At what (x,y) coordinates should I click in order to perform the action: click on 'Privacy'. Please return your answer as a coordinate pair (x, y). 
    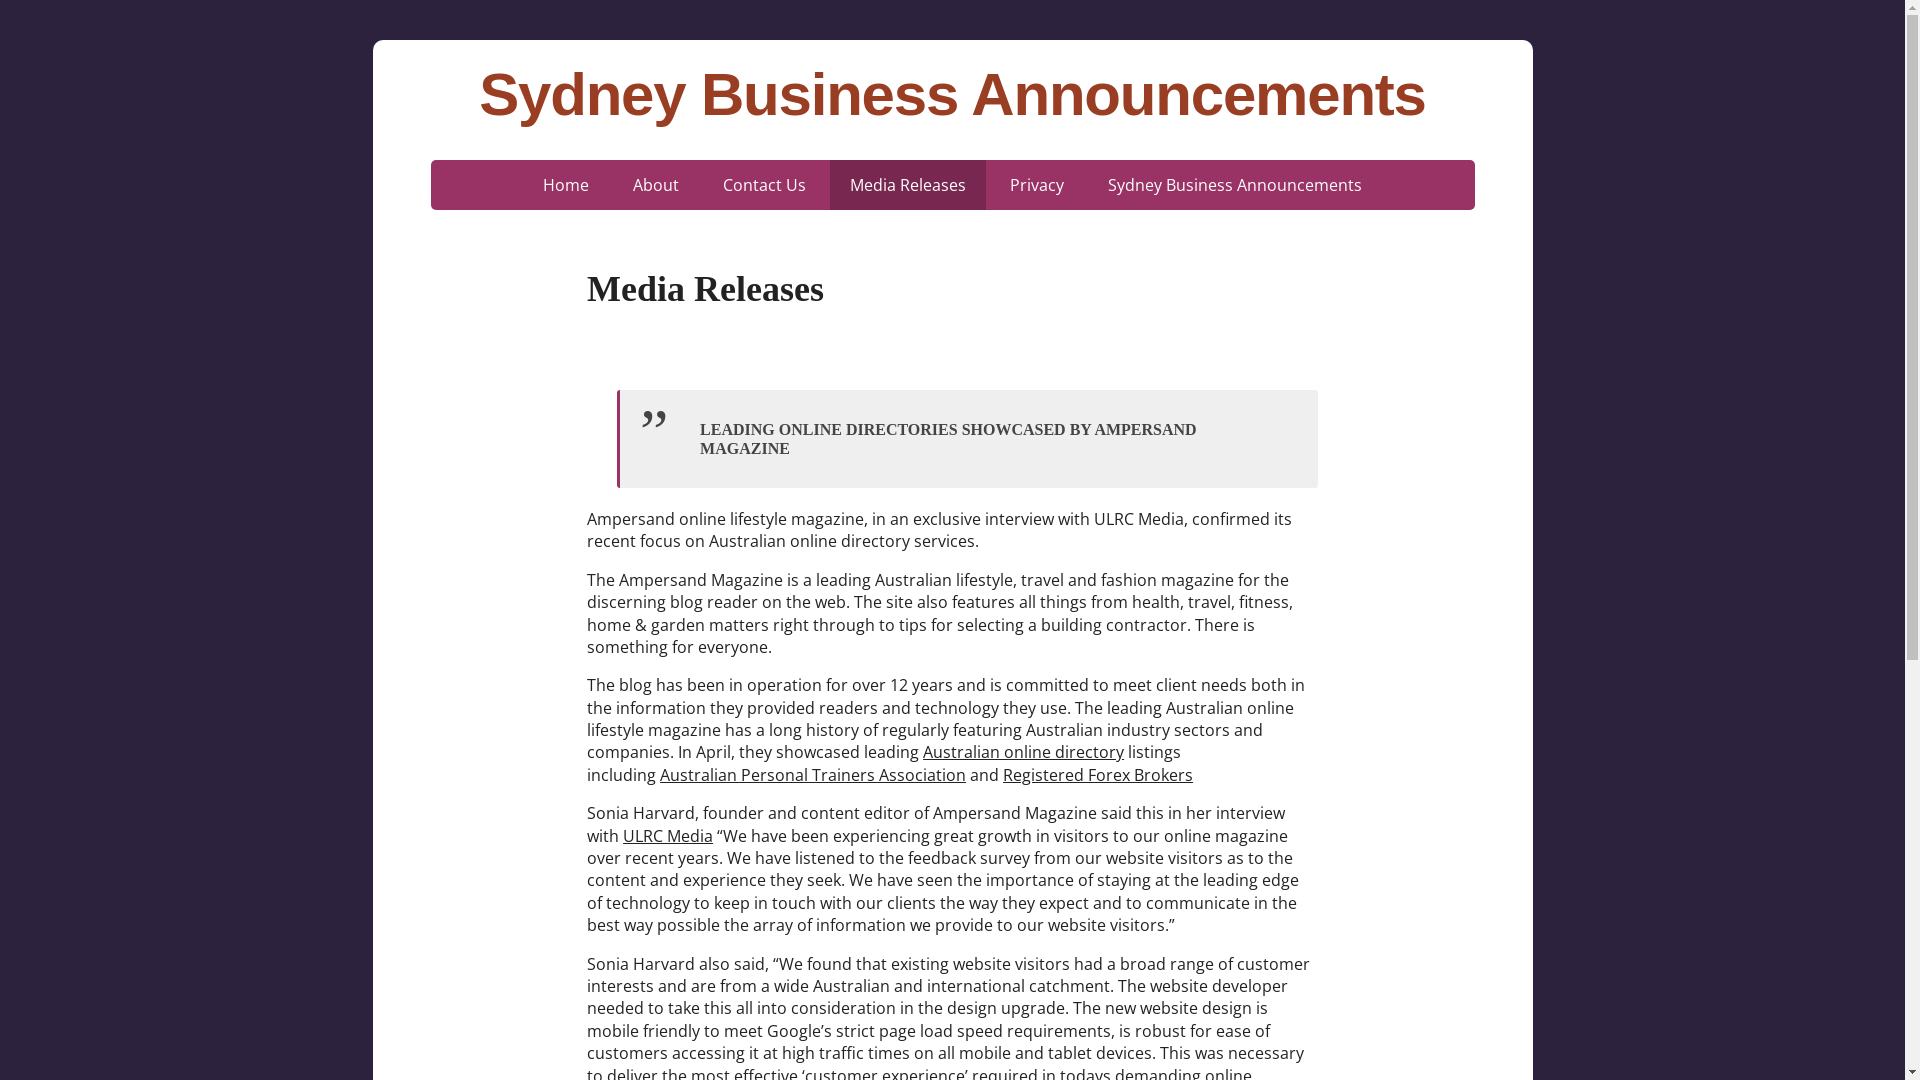
    Looking at the image, I should click on (1036, 185).